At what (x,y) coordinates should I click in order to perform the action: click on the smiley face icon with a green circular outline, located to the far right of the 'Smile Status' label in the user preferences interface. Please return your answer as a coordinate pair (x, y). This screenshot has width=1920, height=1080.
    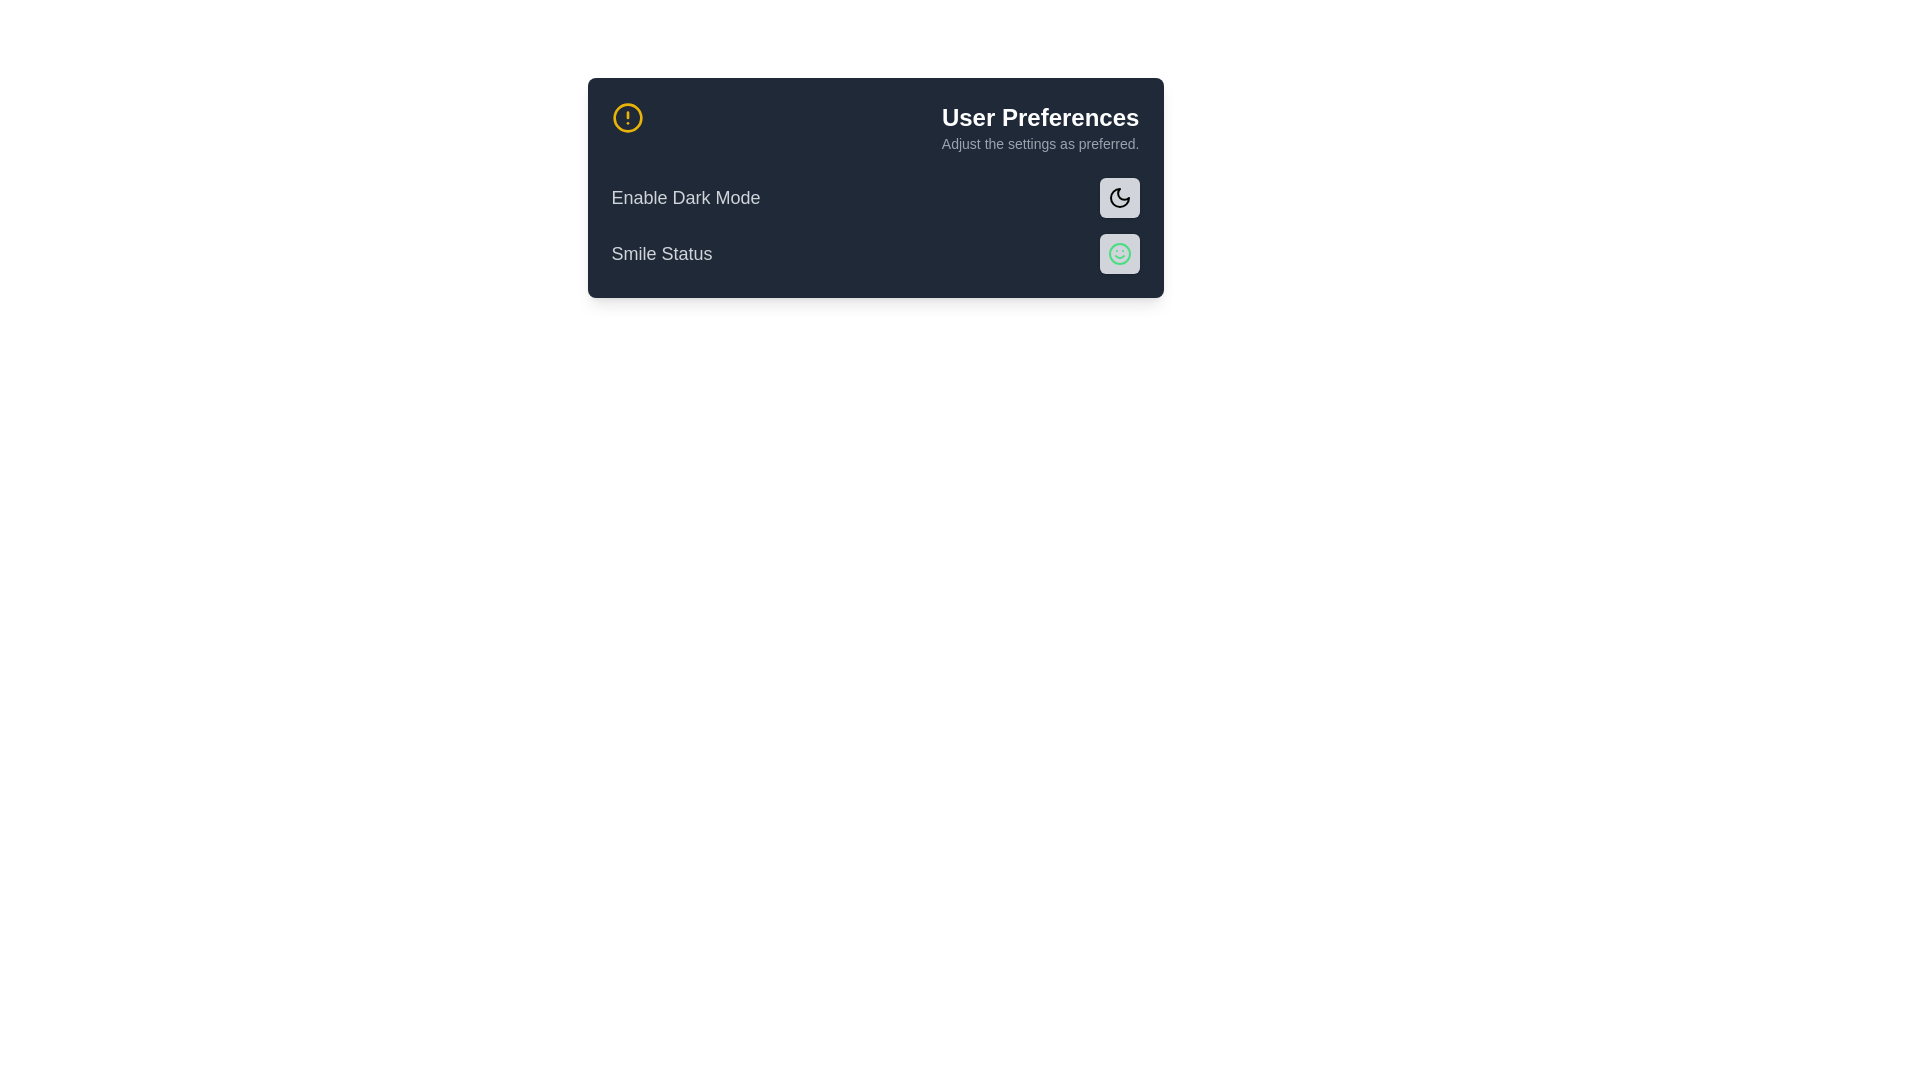
    Looking at the image, I should click on (1118, 253).